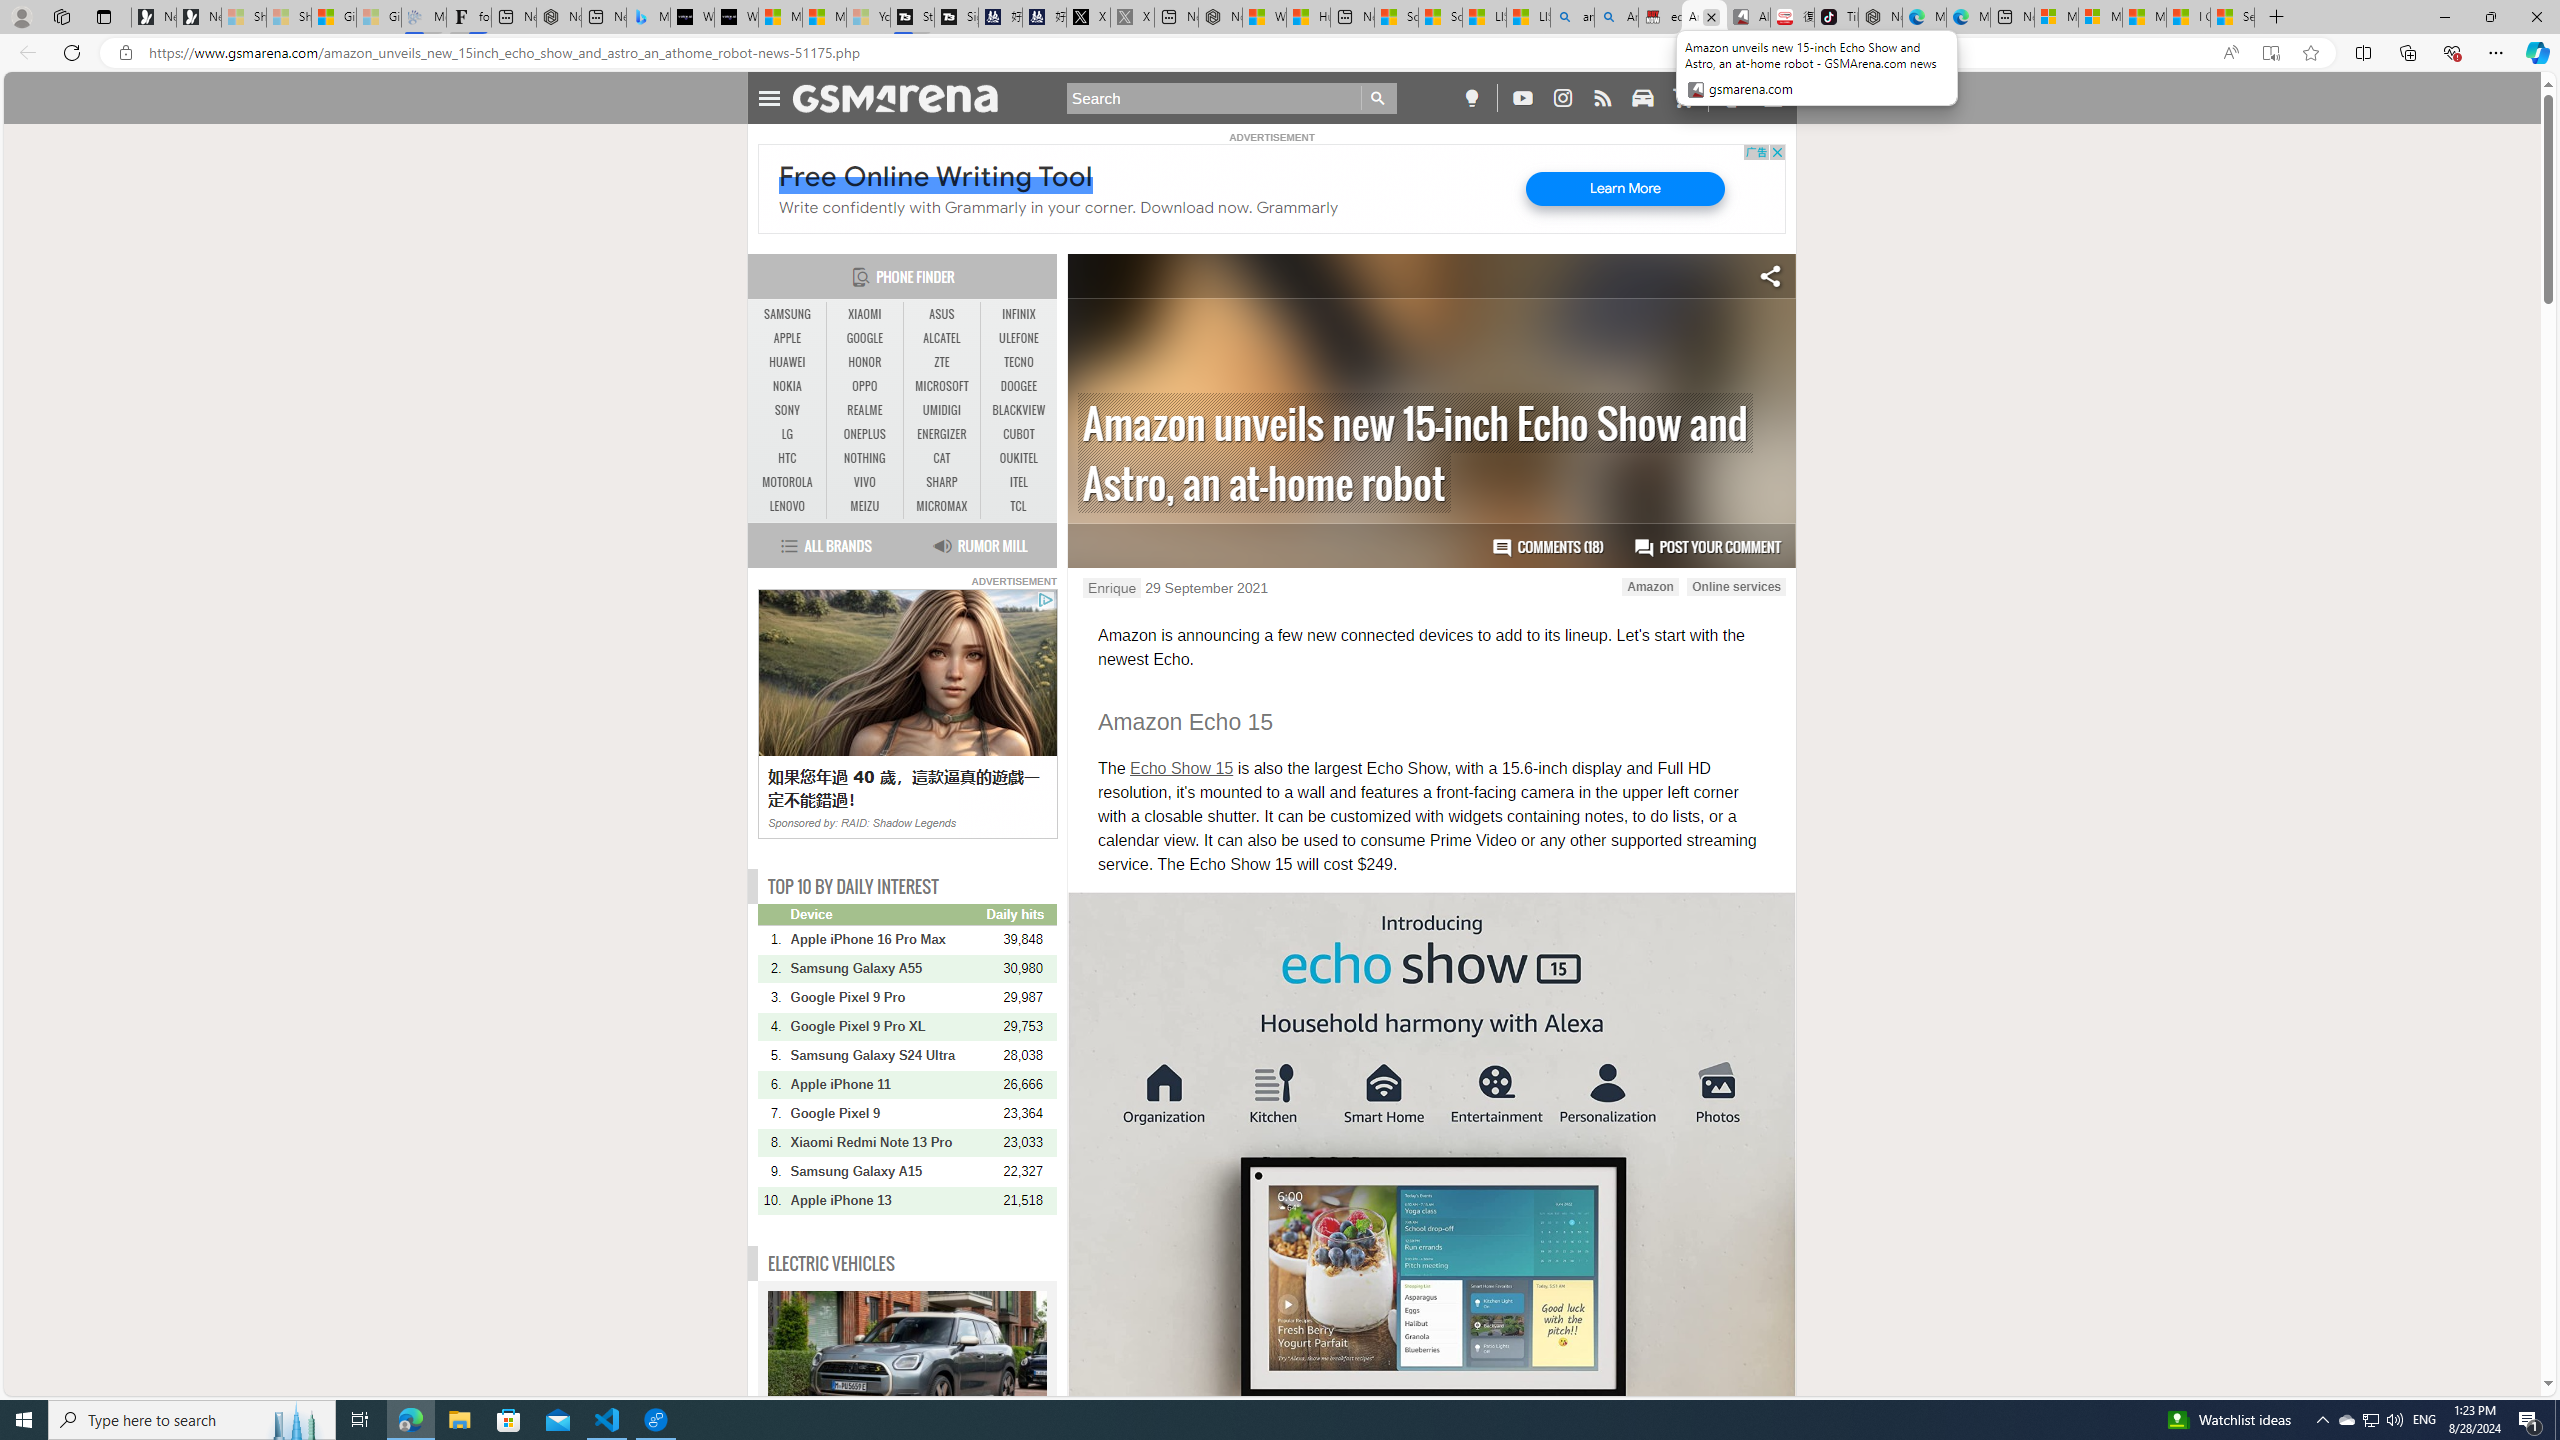 The image size is (2560, 1440). I want to click on 'Samsung Galaxy S24 Ultra', so click(886, 1054).